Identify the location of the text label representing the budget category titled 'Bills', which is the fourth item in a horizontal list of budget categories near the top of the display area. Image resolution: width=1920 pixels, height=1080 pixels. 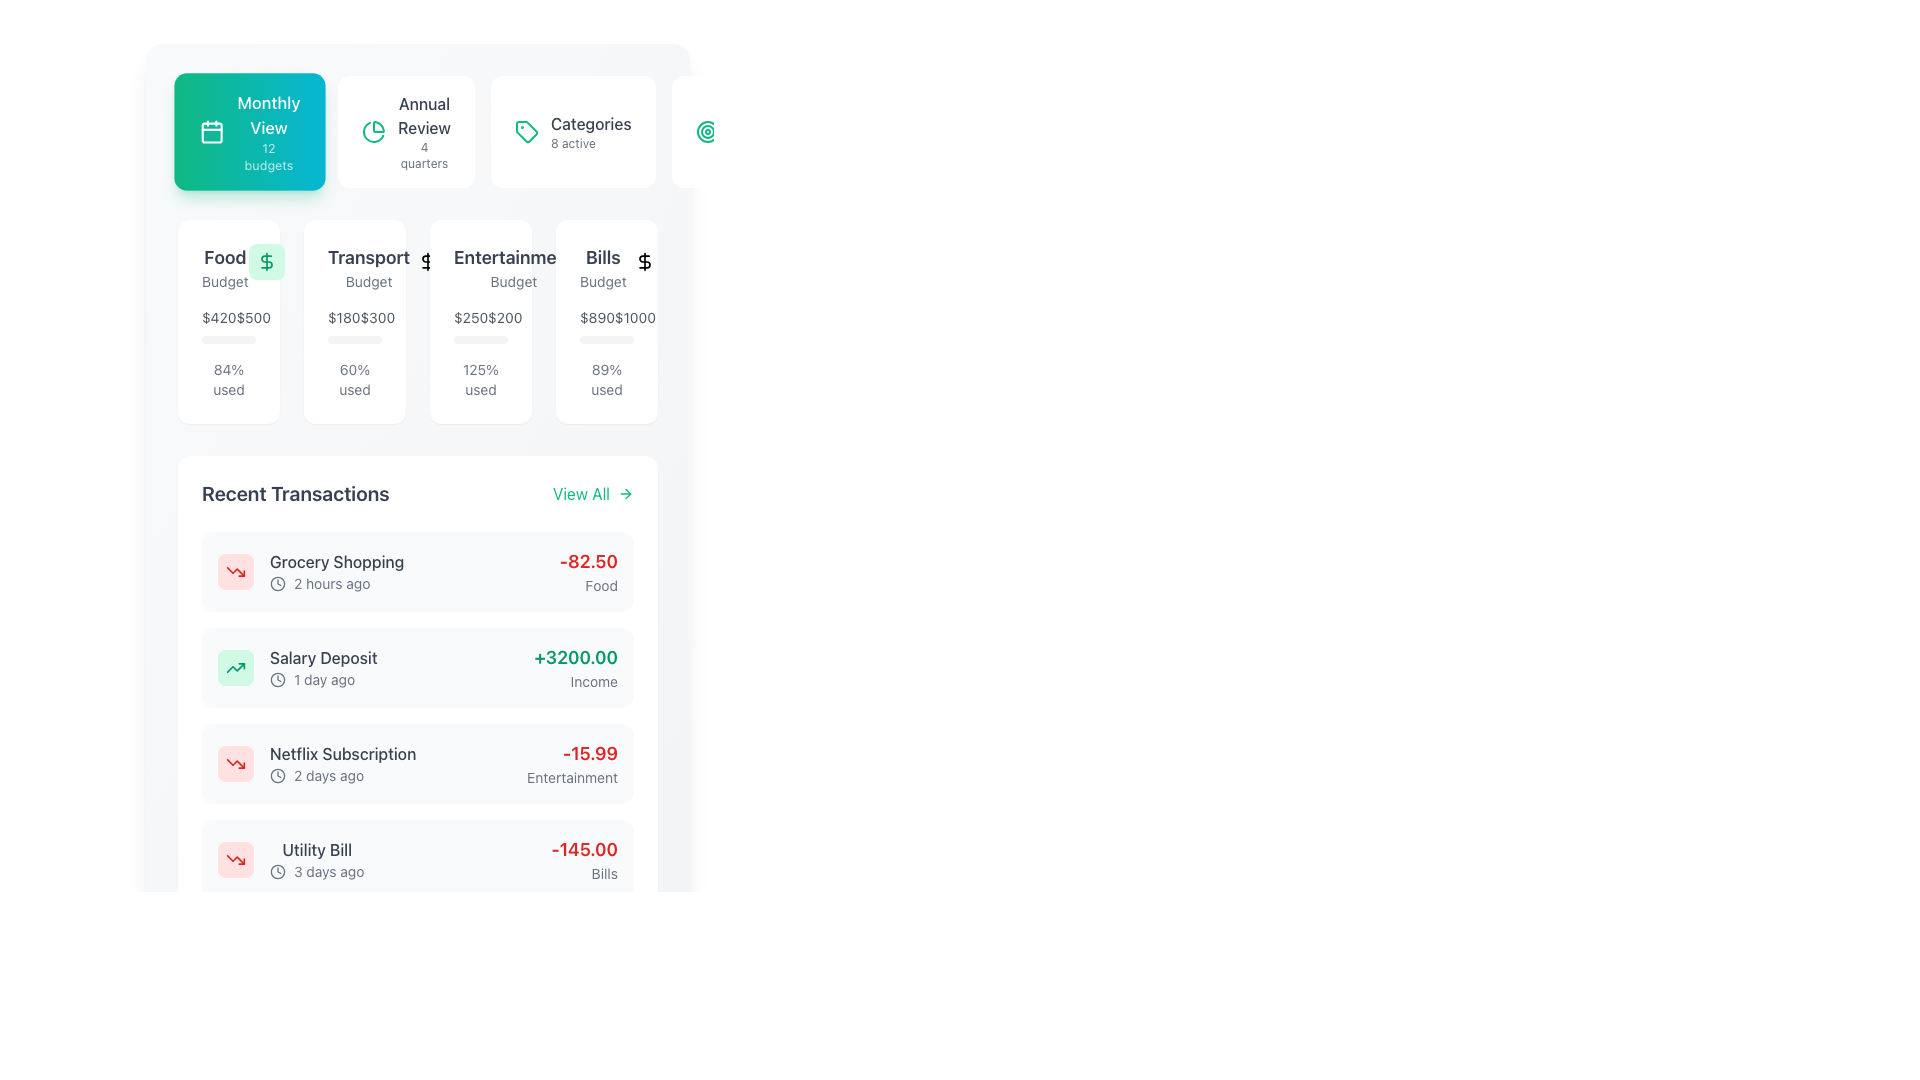
(602, 257).